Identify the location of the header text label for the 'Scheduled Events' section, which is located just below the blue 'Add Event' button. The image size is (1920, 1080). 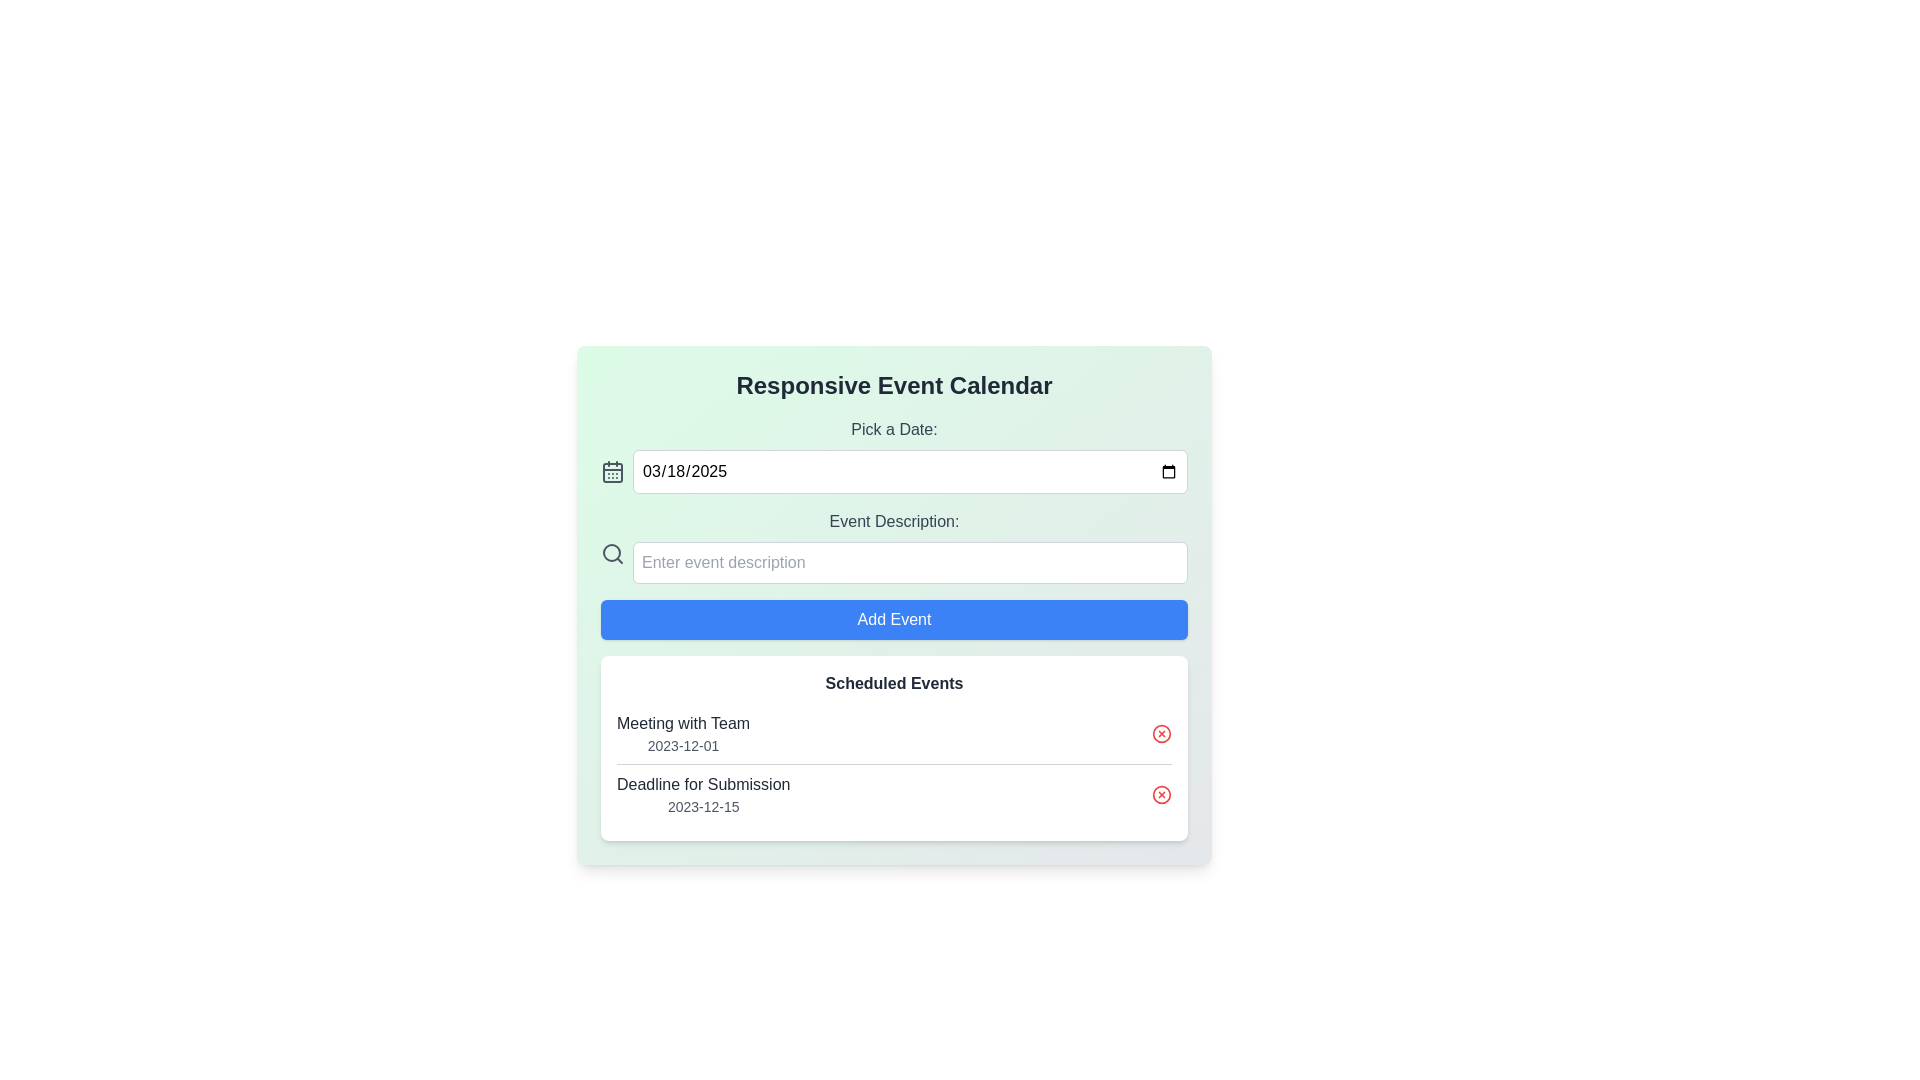
(893, 682).